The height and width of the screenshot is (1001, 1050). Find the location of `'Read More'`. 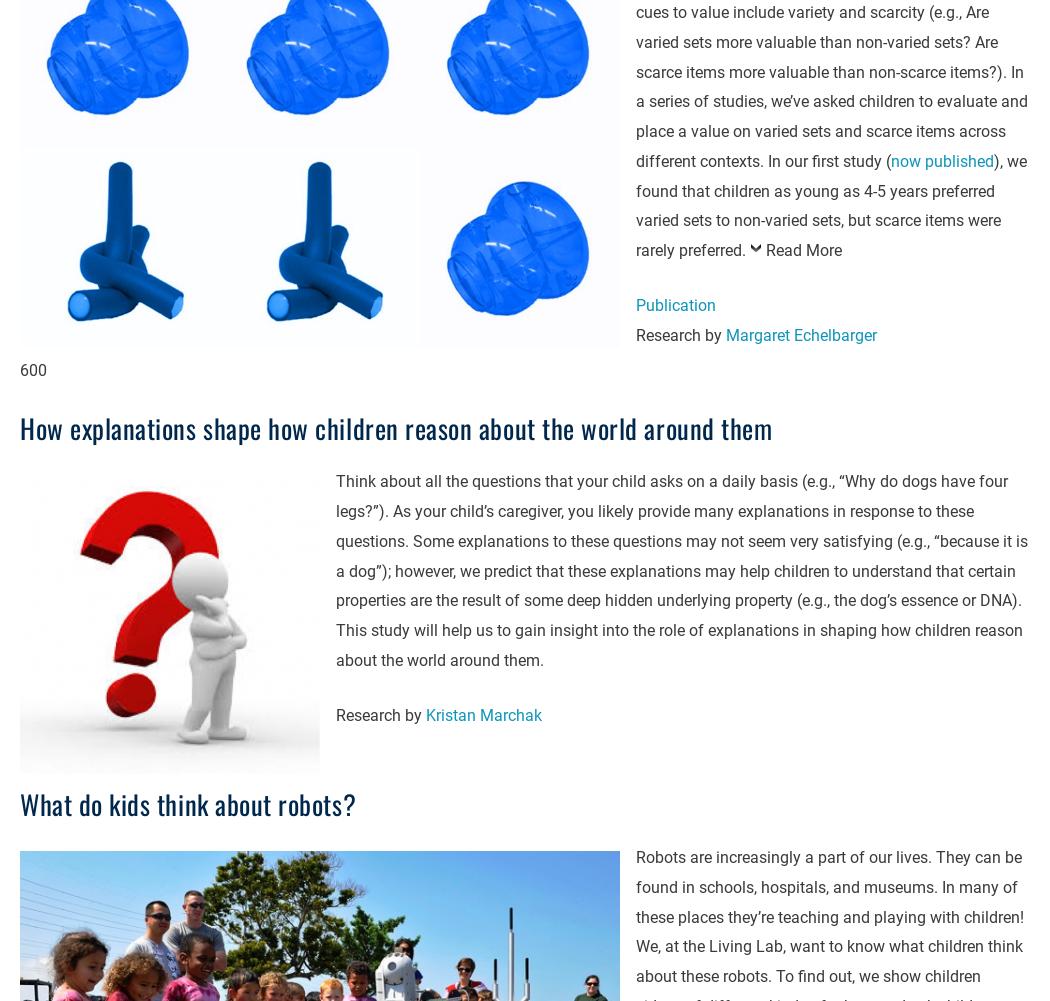

'Read More' is located at coordinates (765, 248).